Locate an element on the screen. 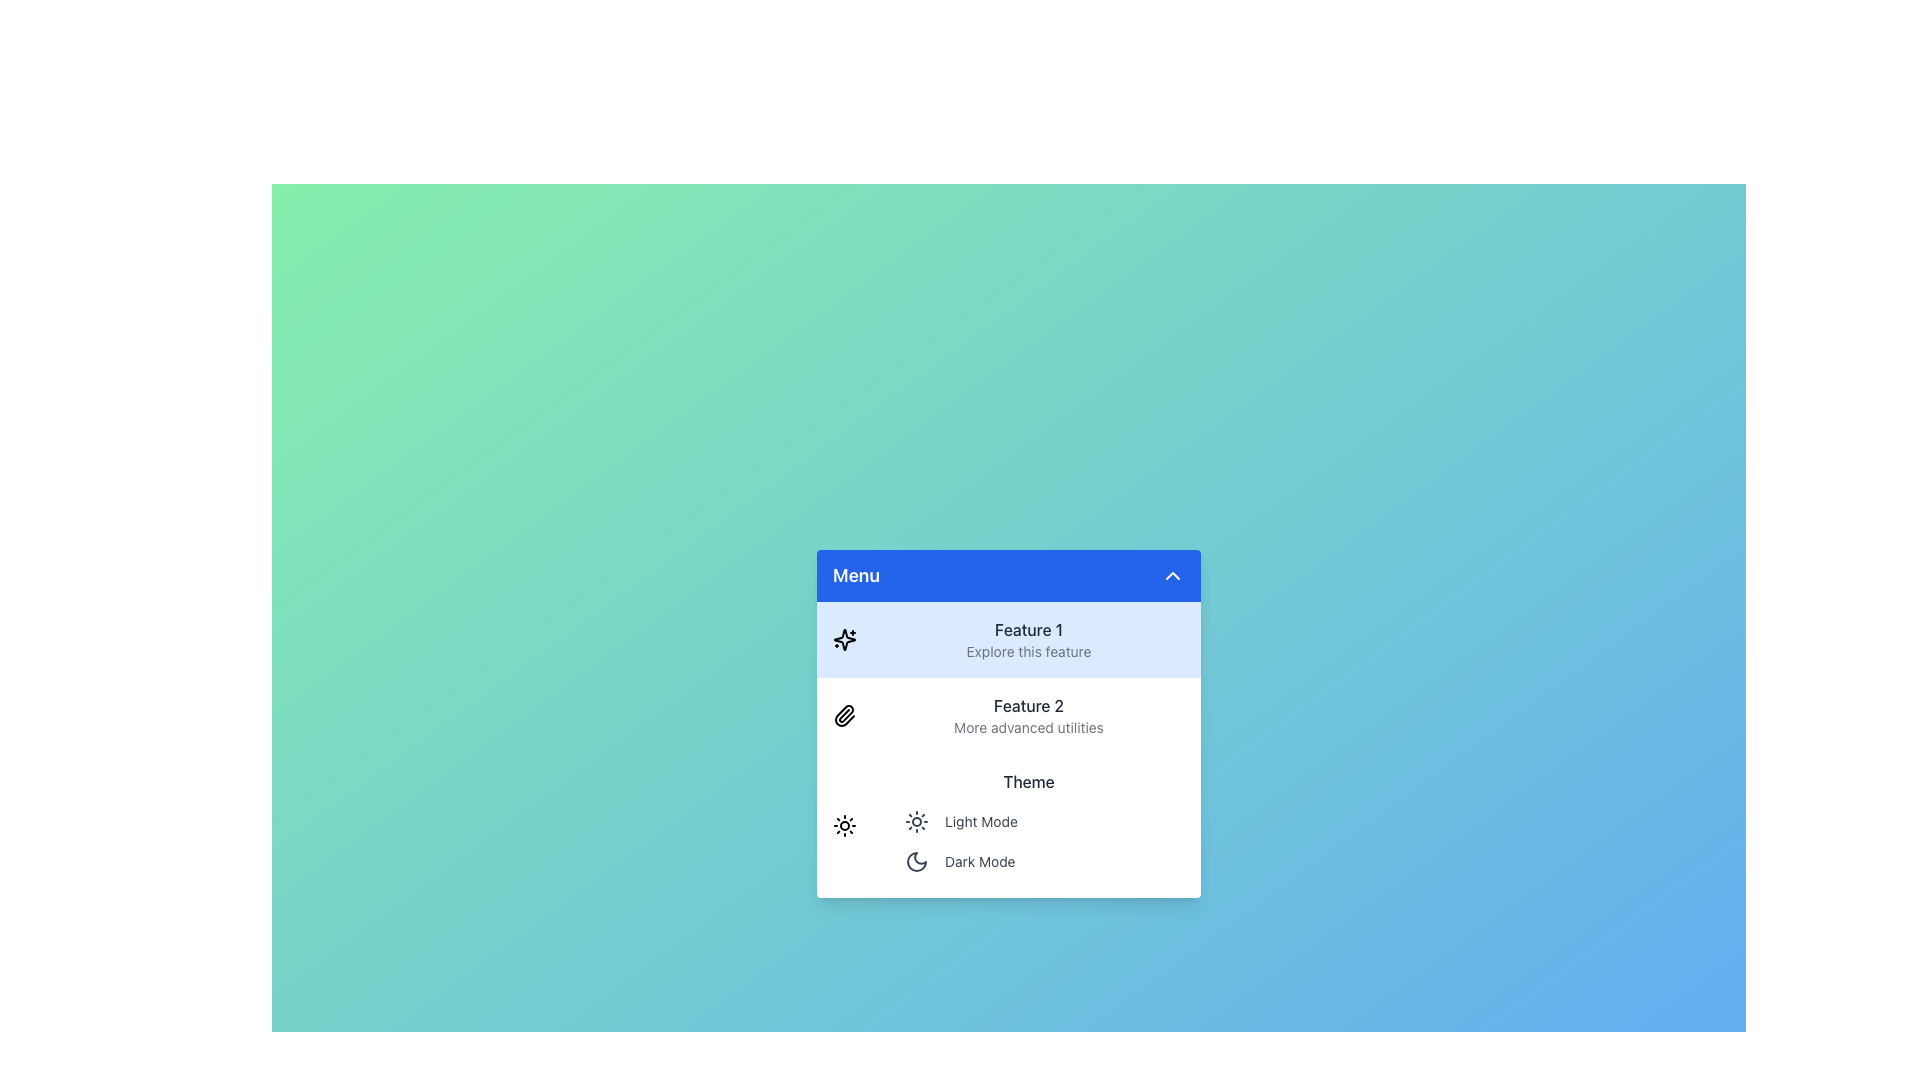 This screenshot has height=1080, width=1920. the text block displaying 'Feature 1' with the subtitle 'Explore this feature', which is located below the 'Menu' header is located at coordinates (1028, 640).